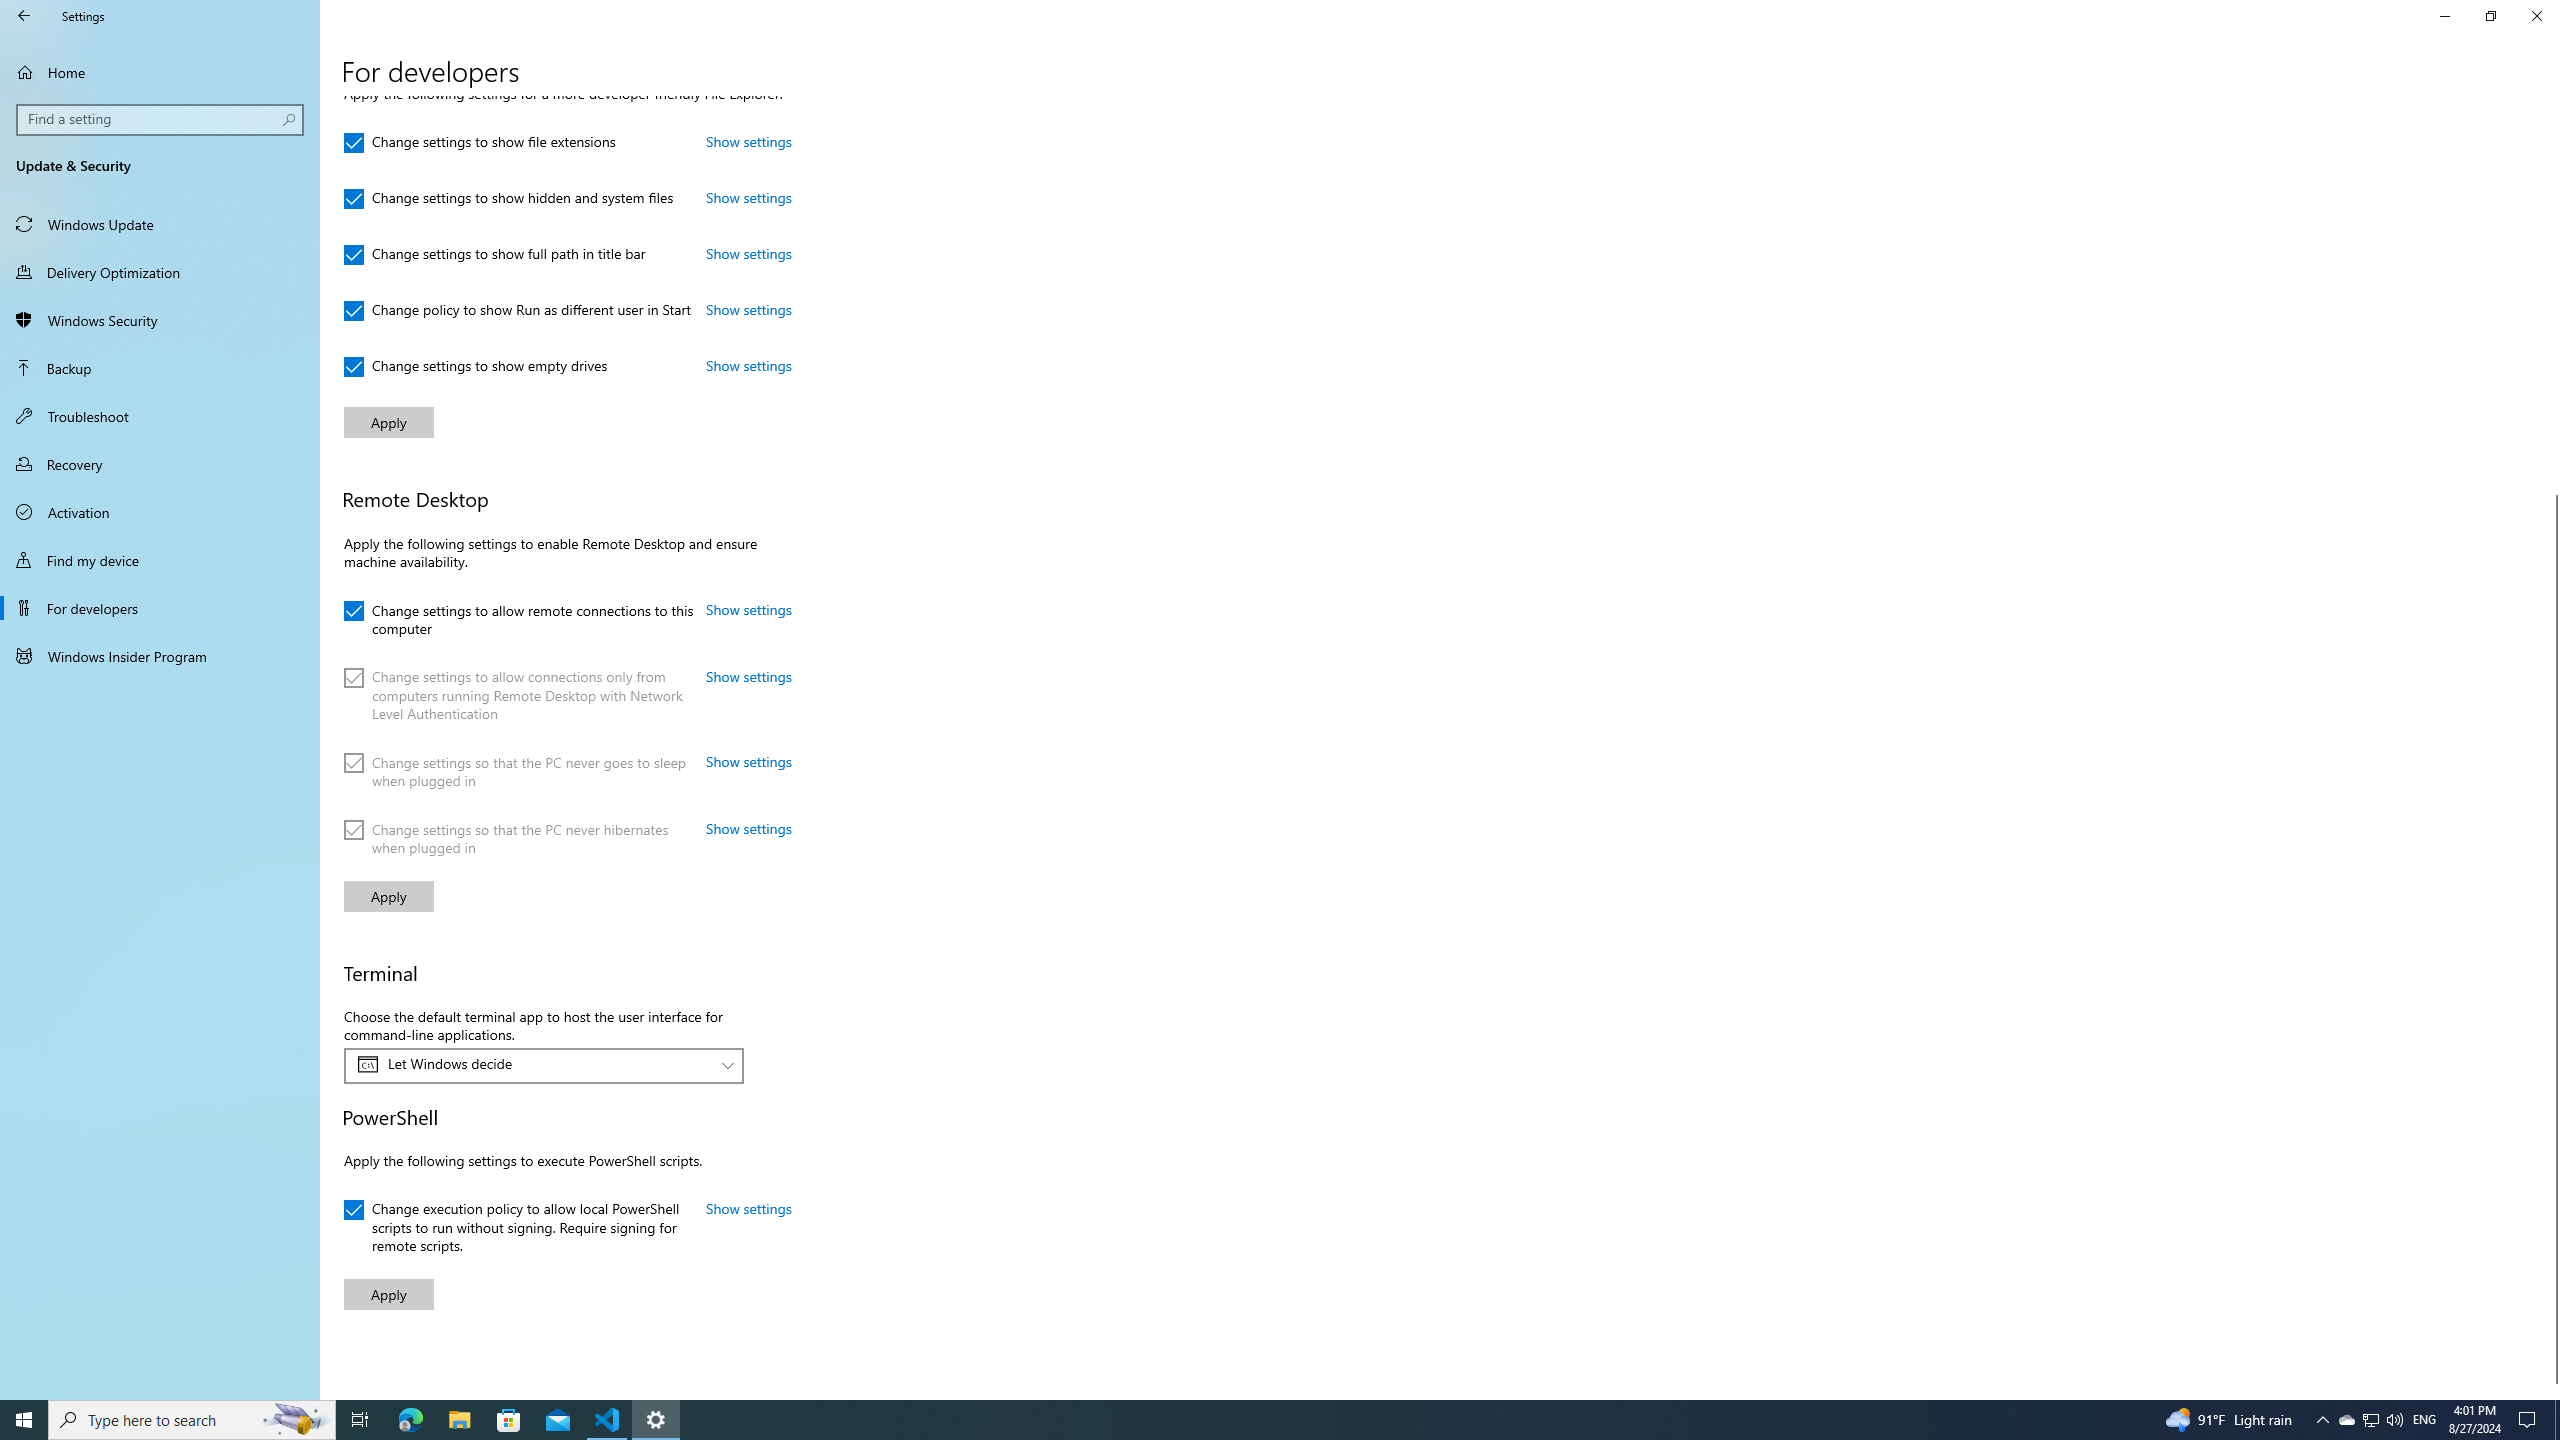 The width and height of the screenshot is (2560, 1440). What do you see at coordinates (480, 141) in the screenshot?
I see `'Change settings to show file extensions'` at bounding box center [480, 141].